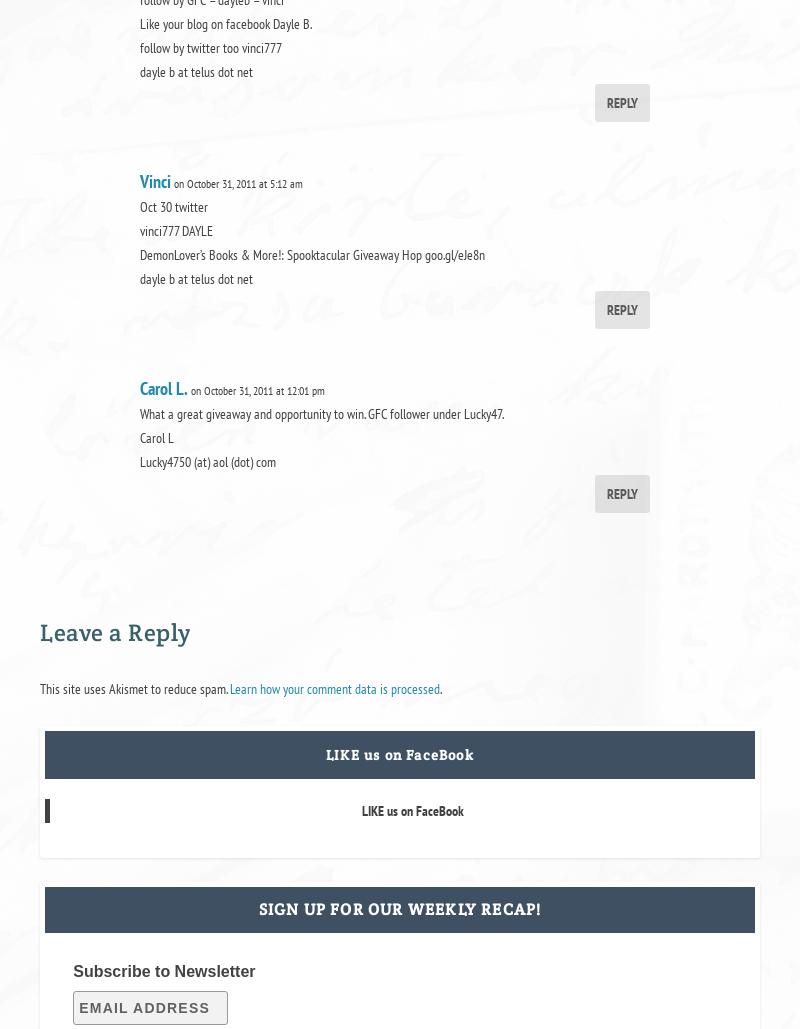  I want to click on 'vinci777 DAYLE', so click(175, 228).